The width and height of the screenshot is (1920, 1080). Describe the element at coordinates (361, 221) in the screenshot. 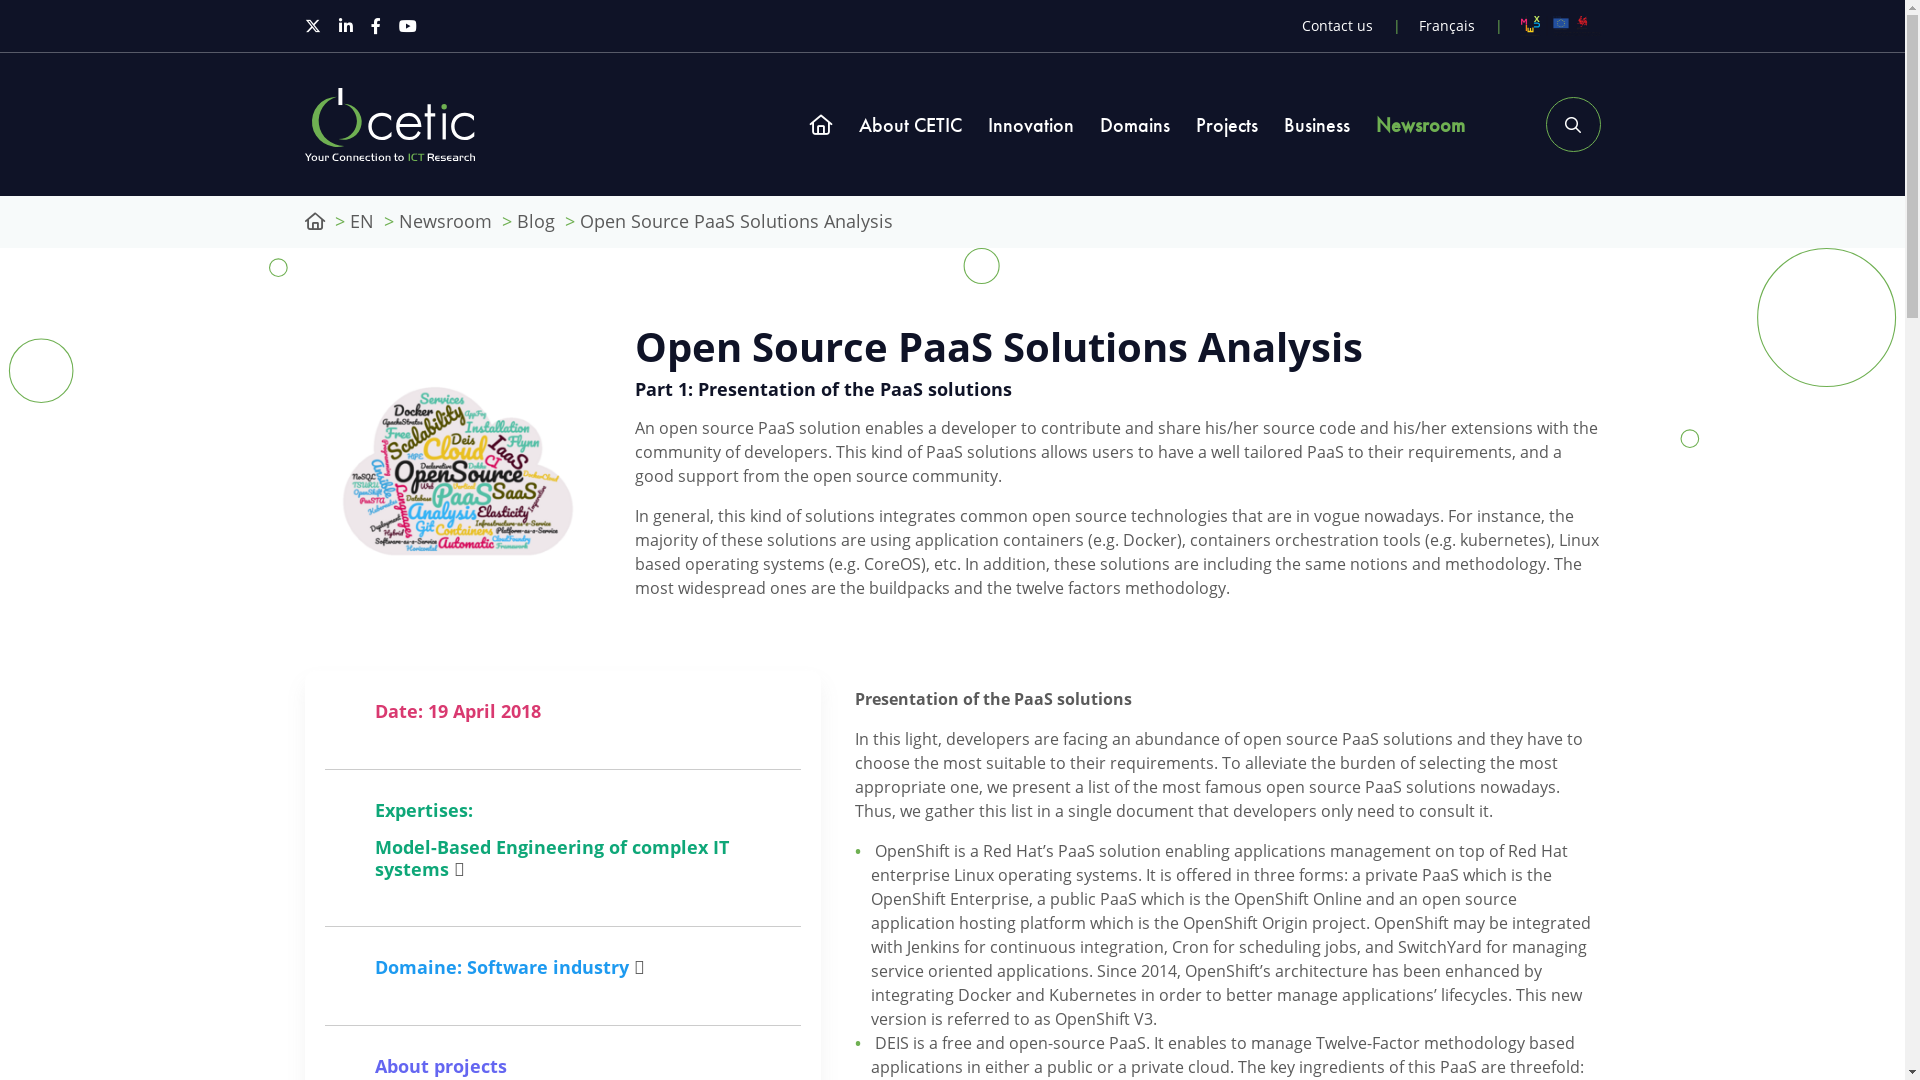

I see `'EN'` at that location.